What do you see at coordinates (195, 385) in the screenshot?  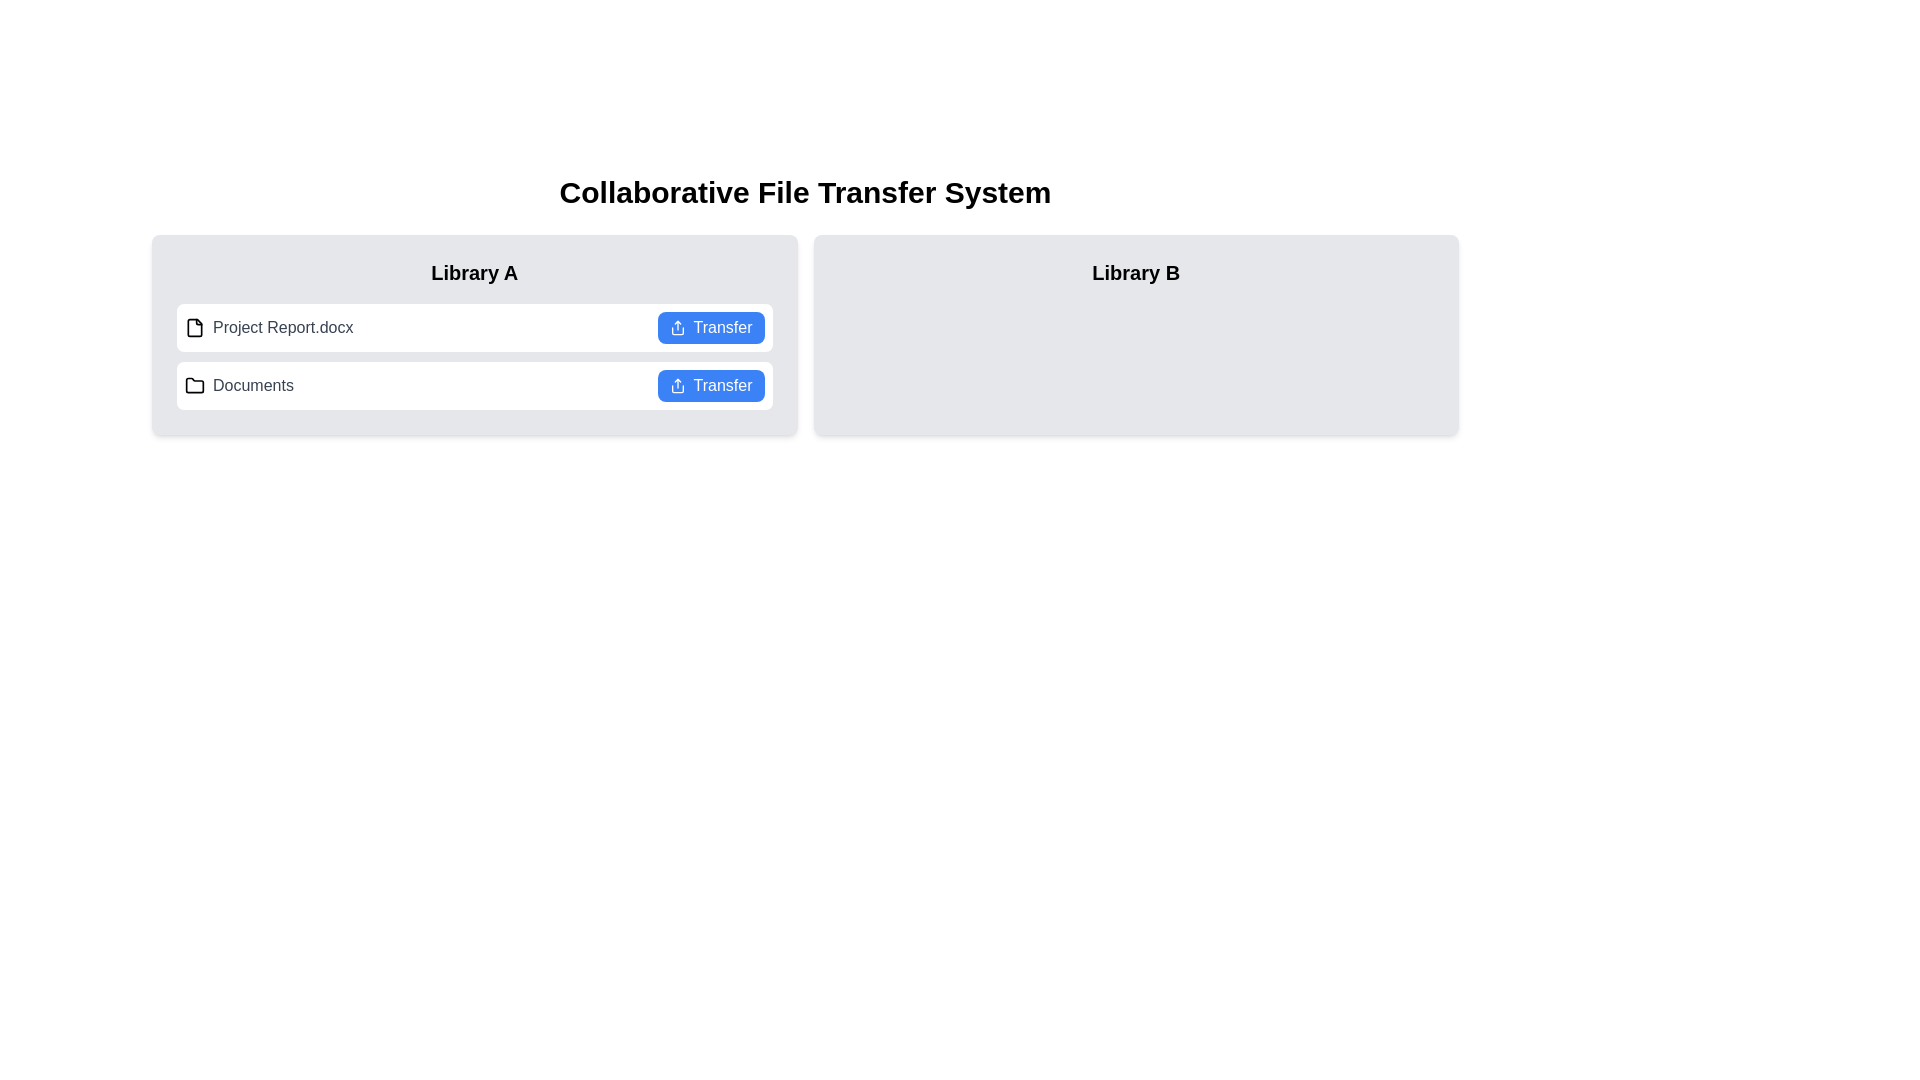 I see `the folder icon representing the 'Documents' file item, positioned on the left side of the second file item under 'Library A'` at bounding box center [195, 385].